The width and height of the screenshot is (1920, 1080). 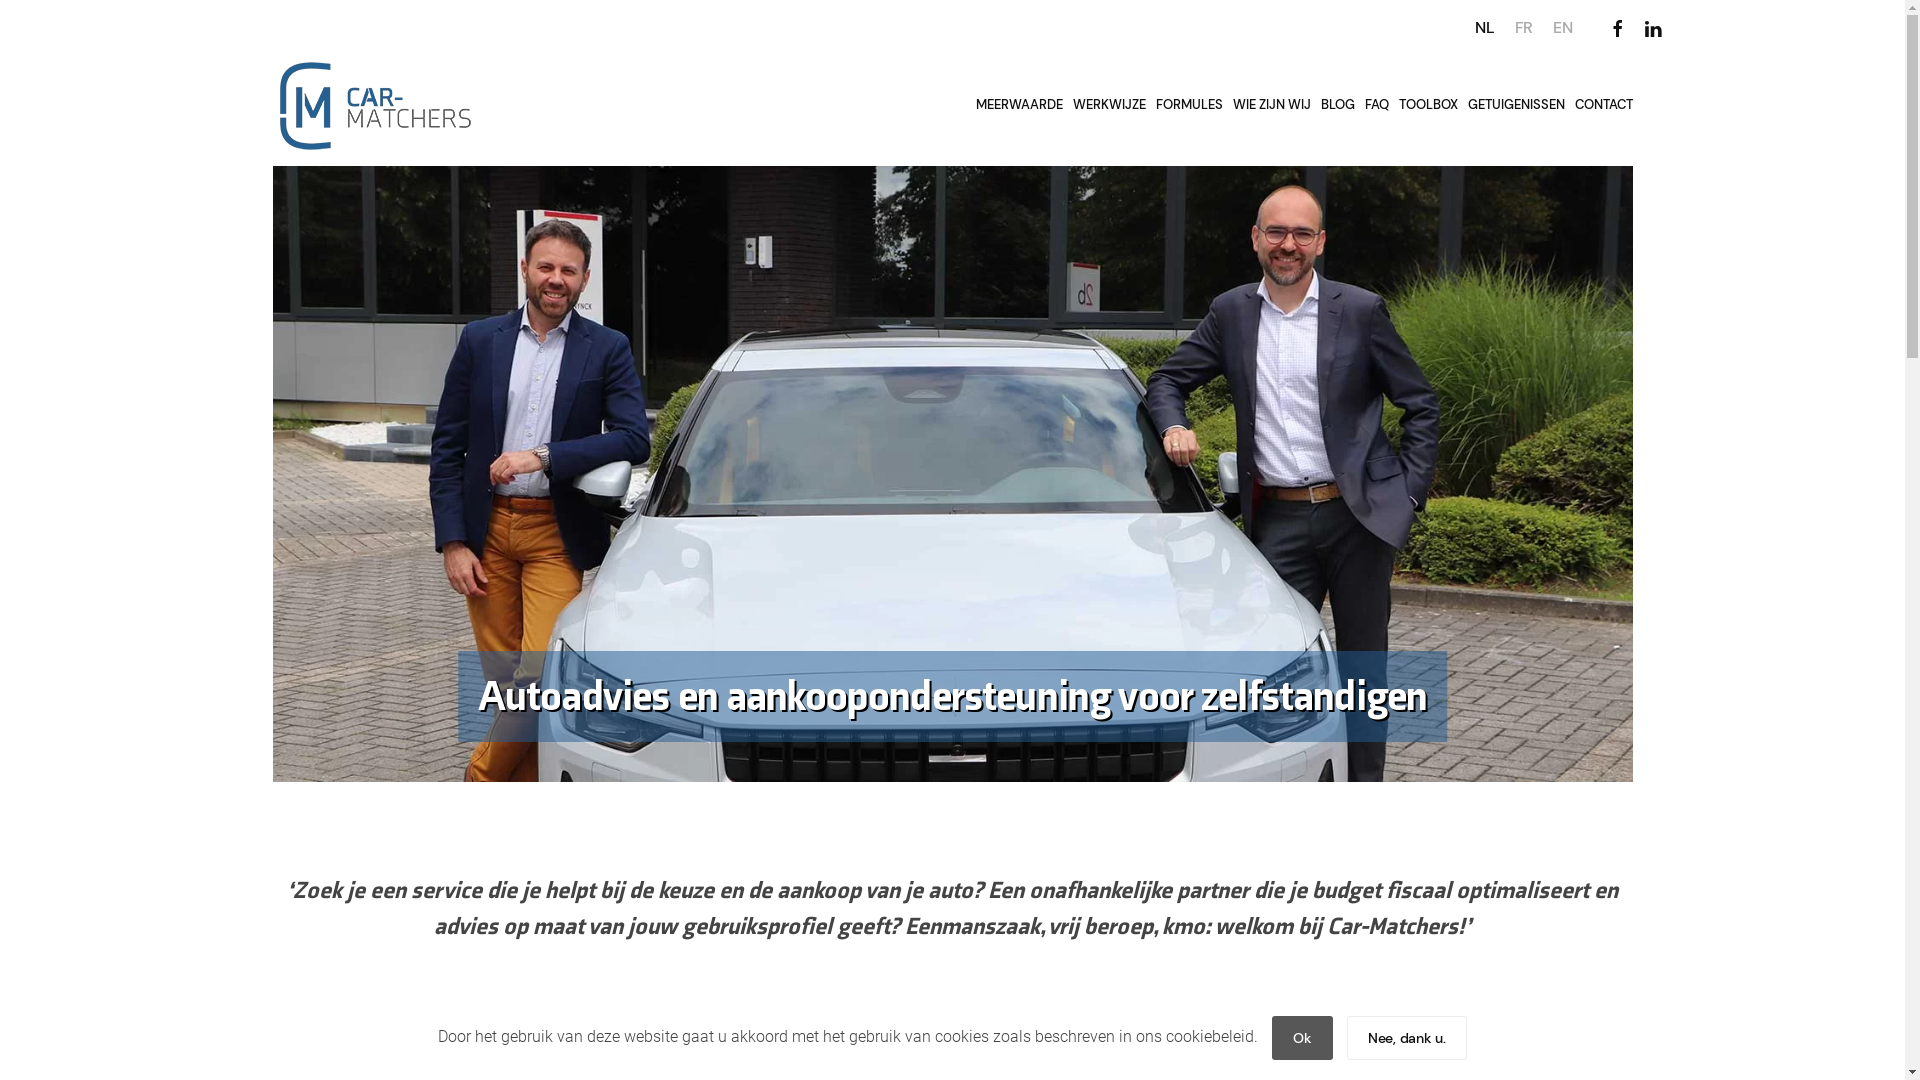 I want to click on 'TOOLBOX', so click(x=1427, y=105).